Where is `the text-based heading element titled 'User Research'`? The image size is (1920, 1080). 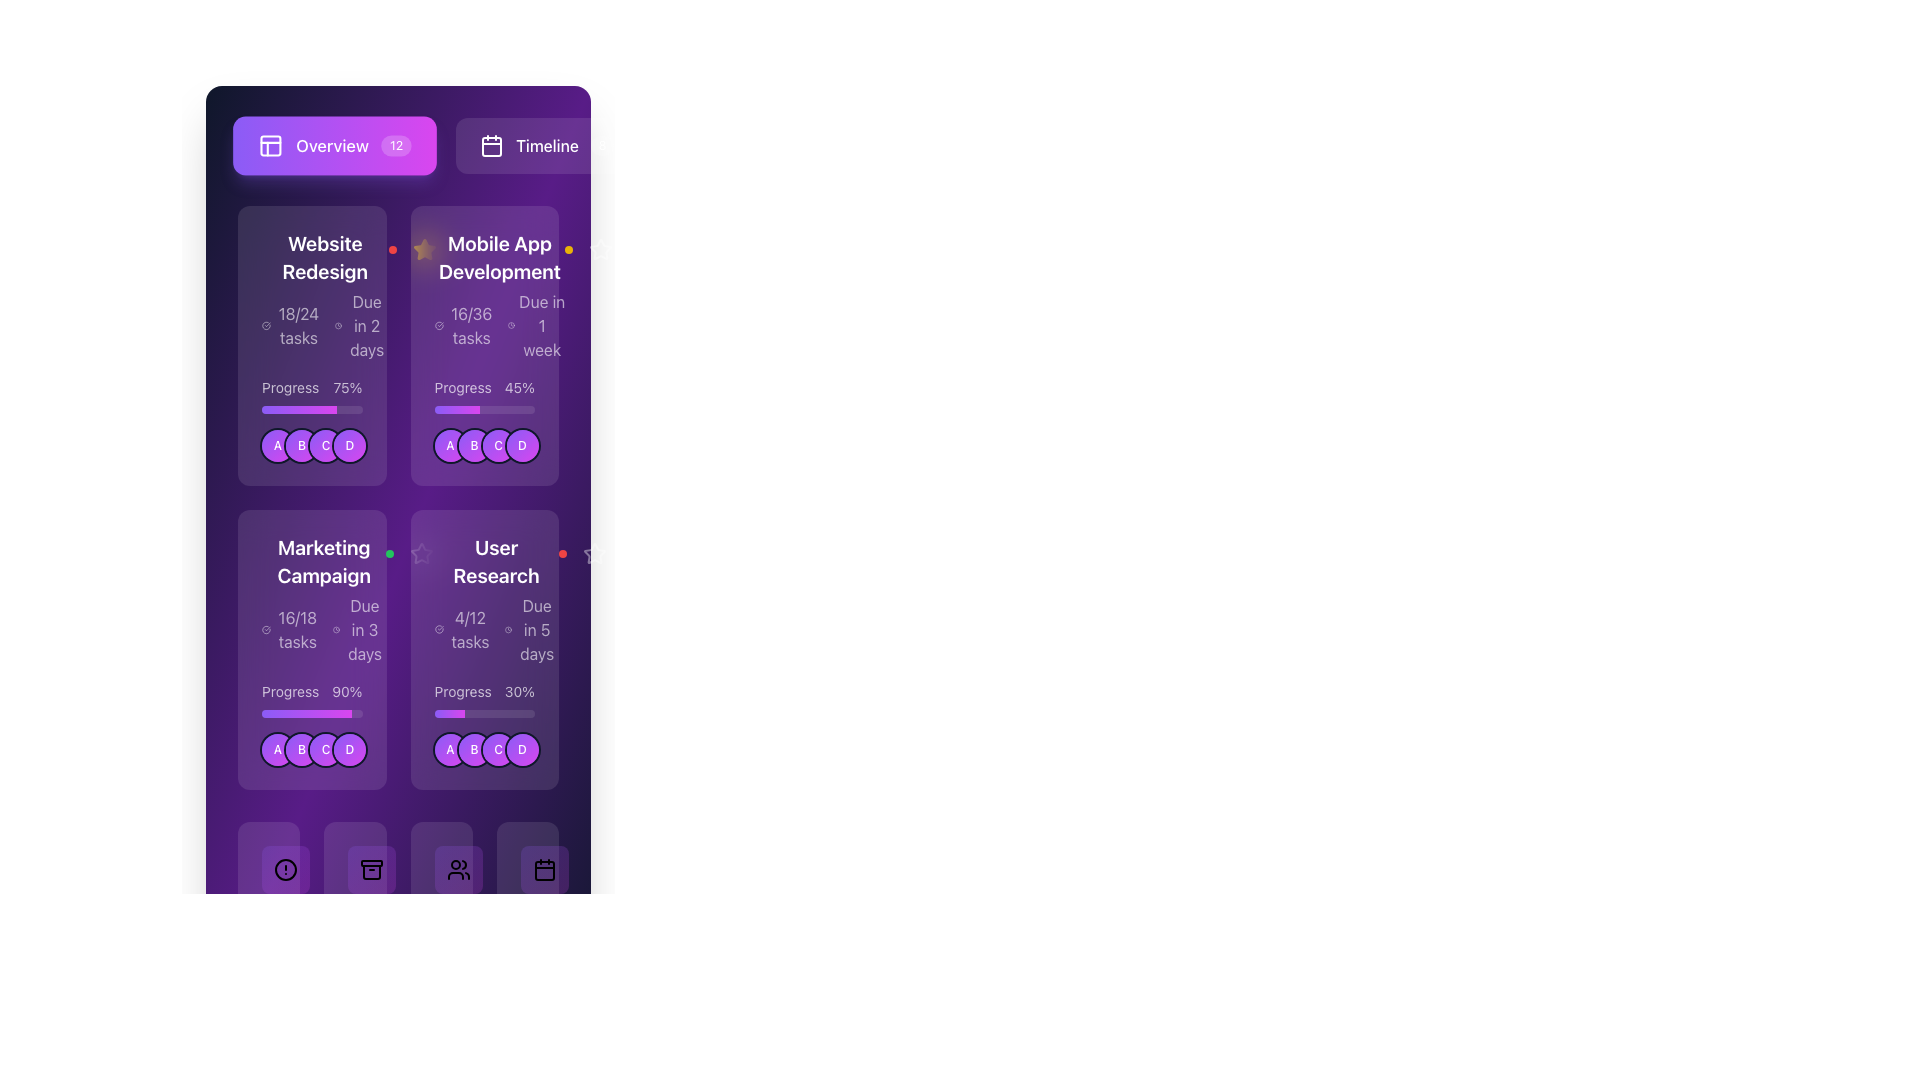 the text-based heading element titled 'User Research' is located at coordinates (496, 562).